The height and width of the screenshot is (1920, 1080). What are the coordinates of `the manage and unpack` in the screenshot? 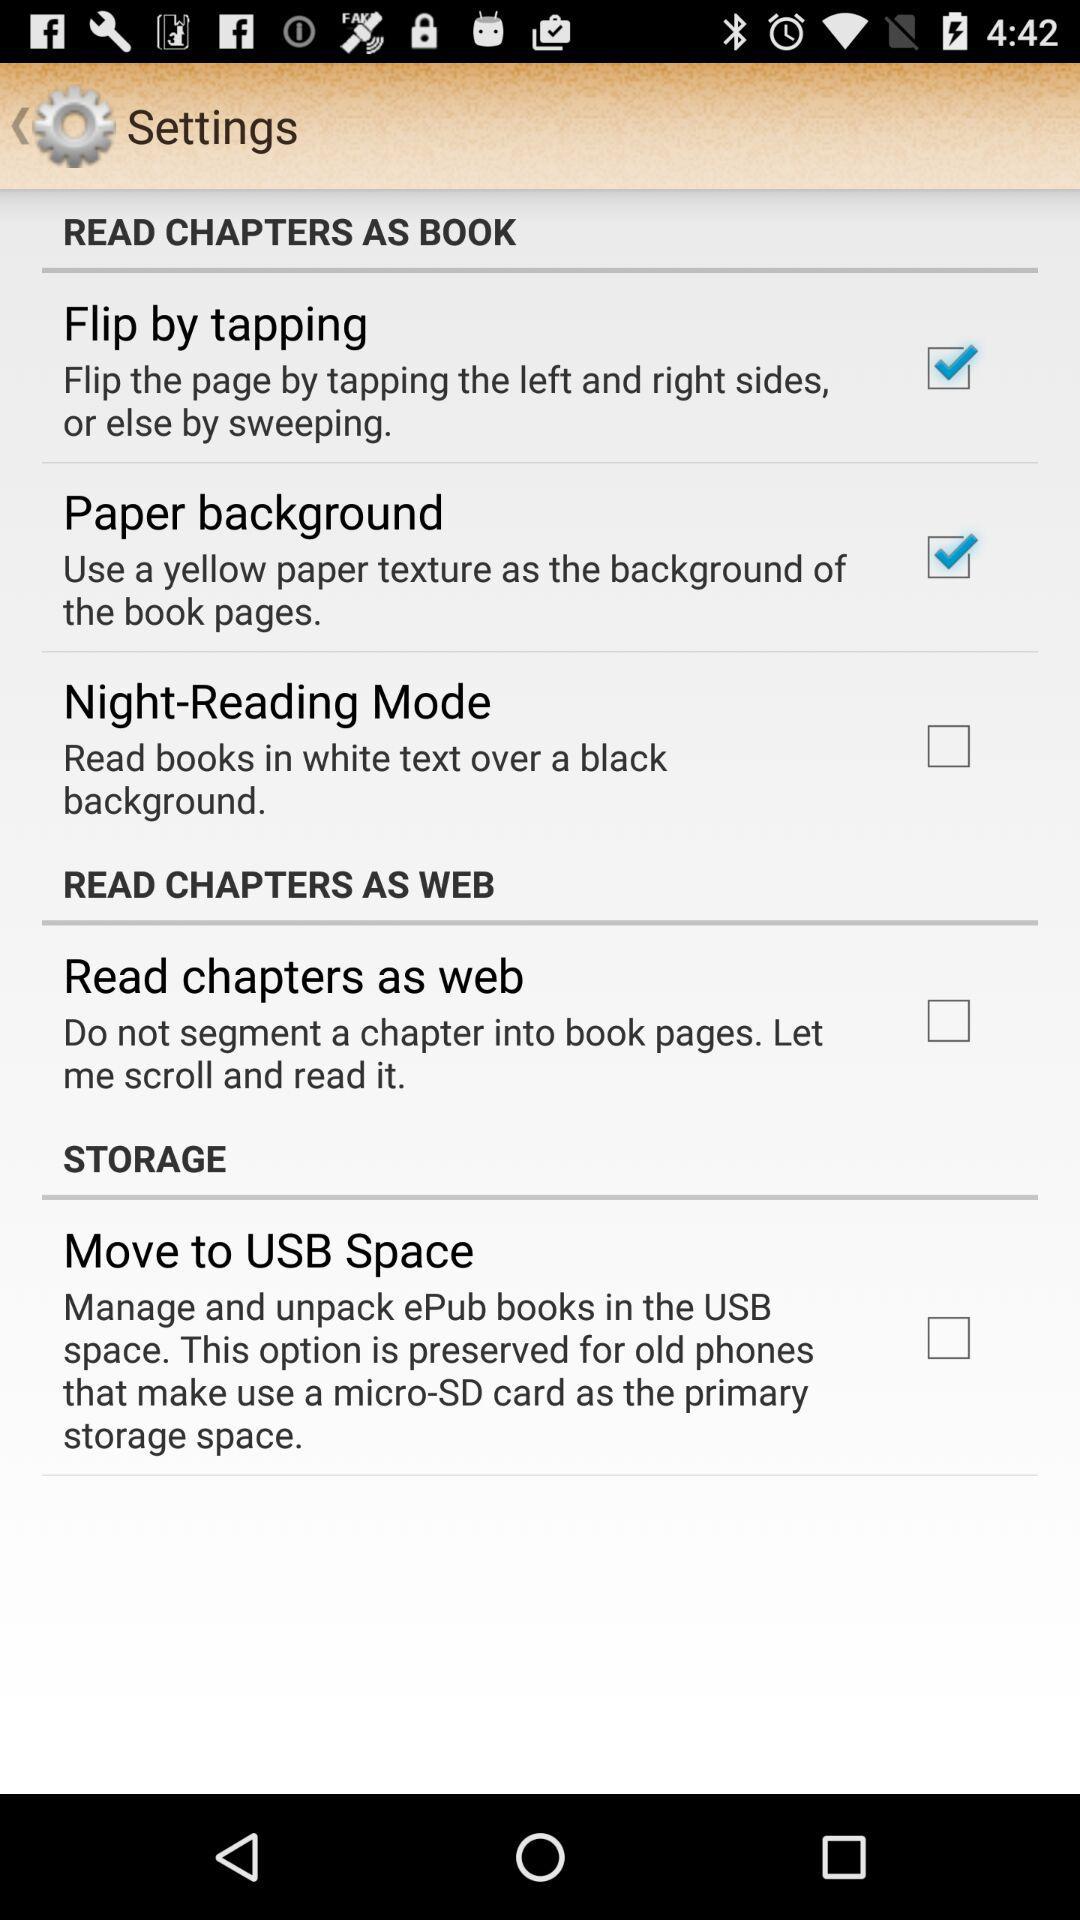 It's located at (463, 1368).